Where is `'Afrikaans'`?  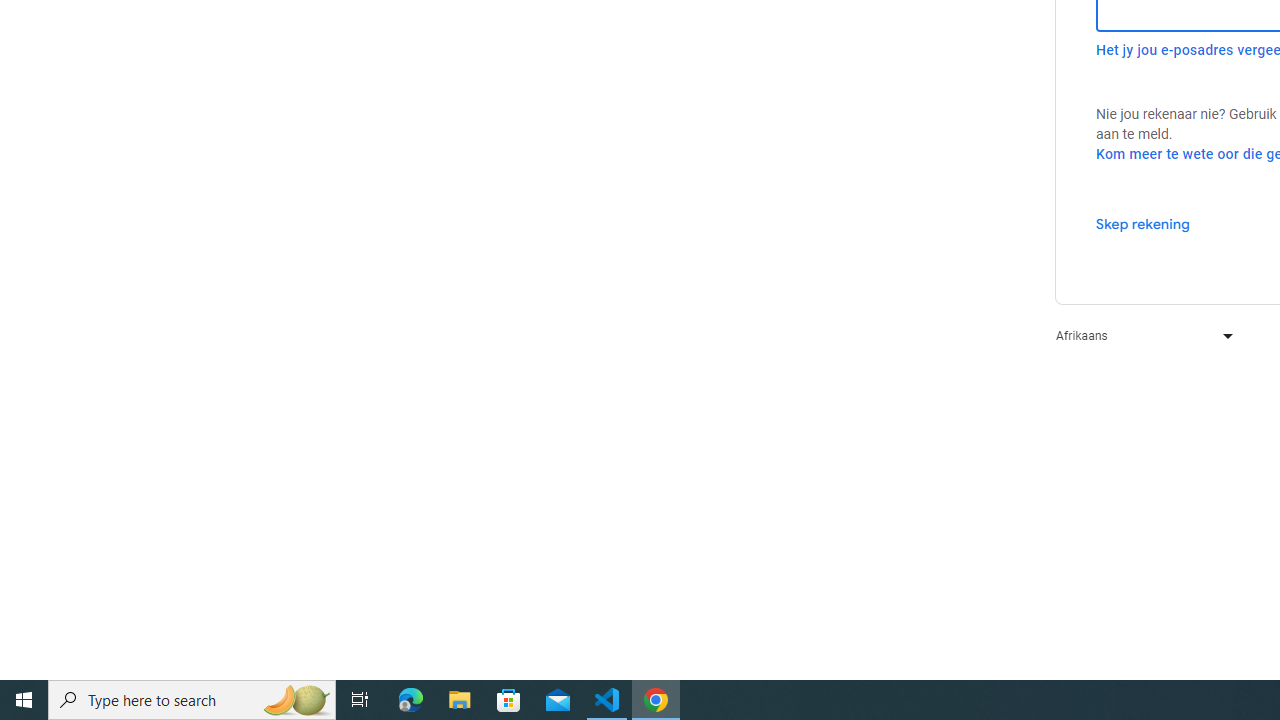
'Afrikaans' is located at coordinates (1139, 334).